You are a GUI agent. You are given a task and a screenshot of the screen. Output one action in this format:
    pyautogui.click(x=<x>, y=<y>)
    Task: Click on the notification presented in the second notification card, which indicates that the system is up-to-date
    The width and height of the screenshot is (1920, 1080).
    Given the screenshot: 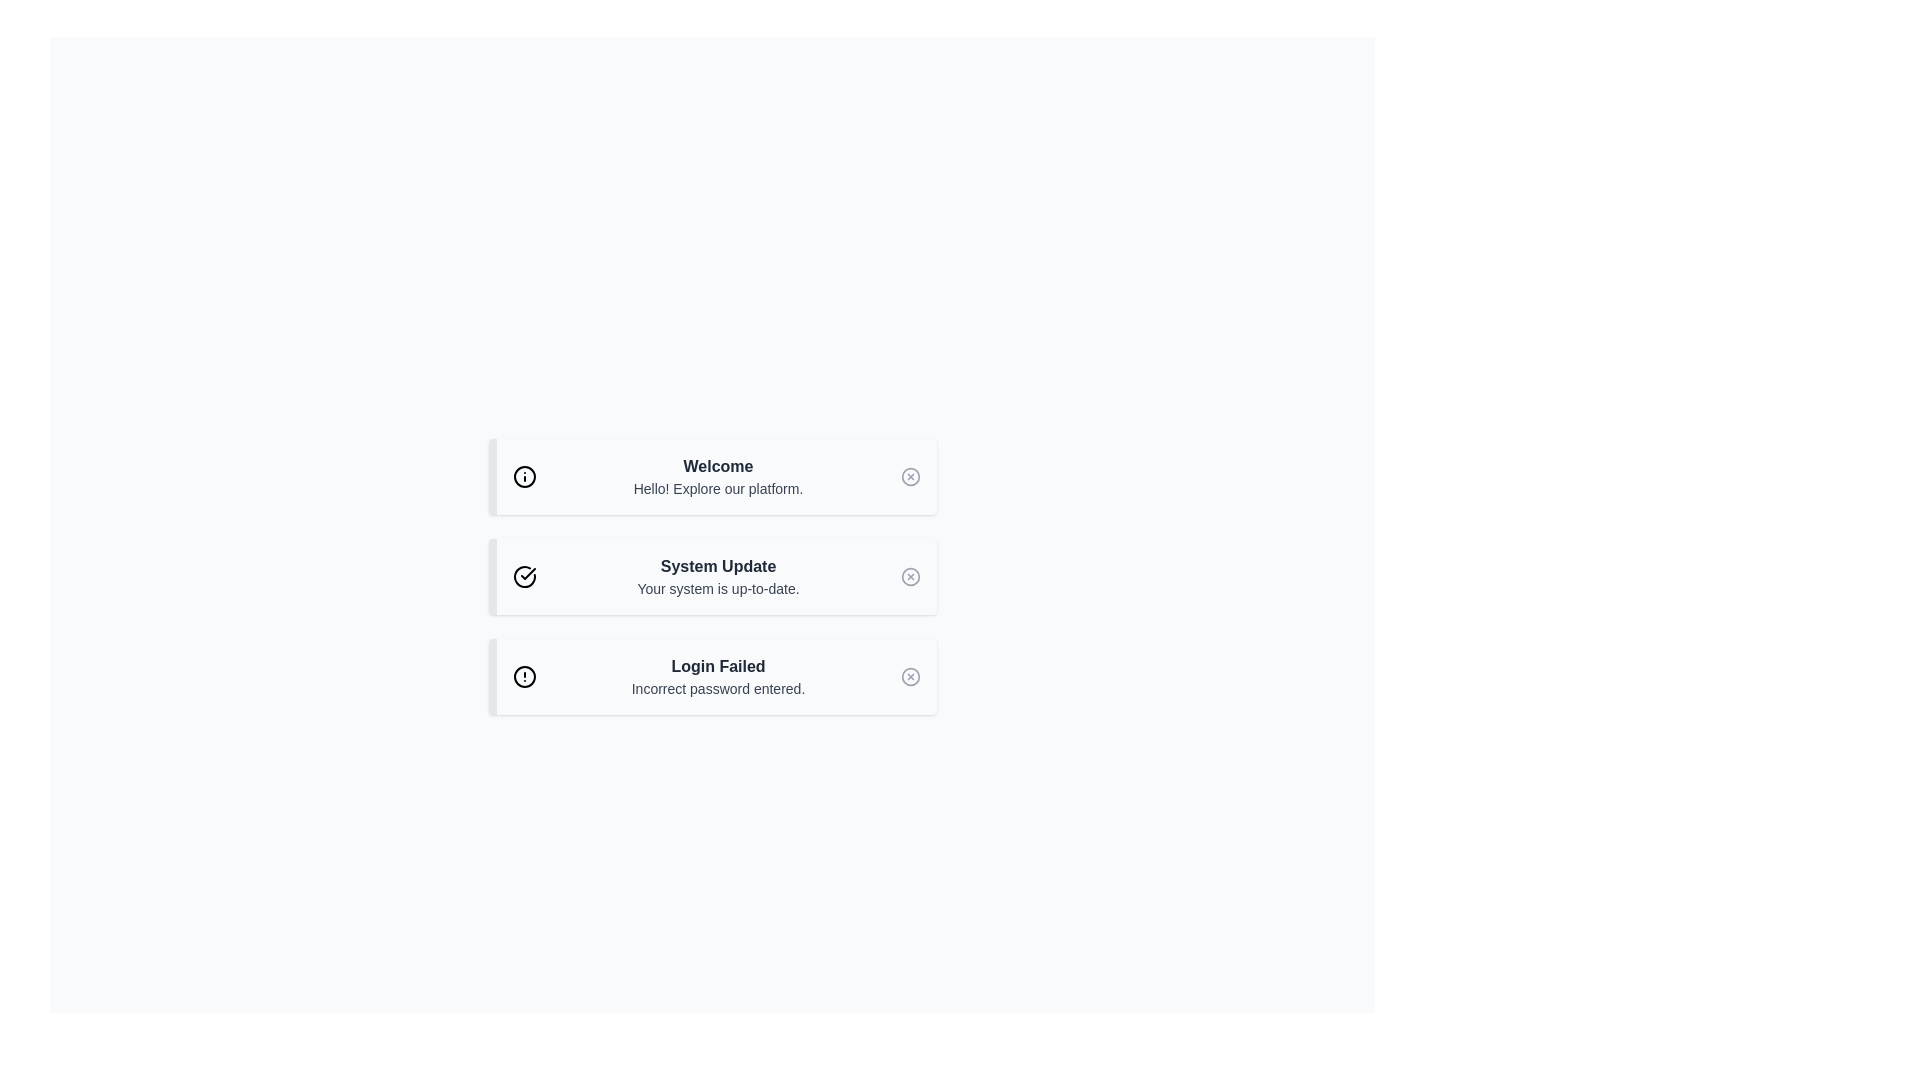 What is the action you would take?
    pyautogui.click(x=712, y=577)
    